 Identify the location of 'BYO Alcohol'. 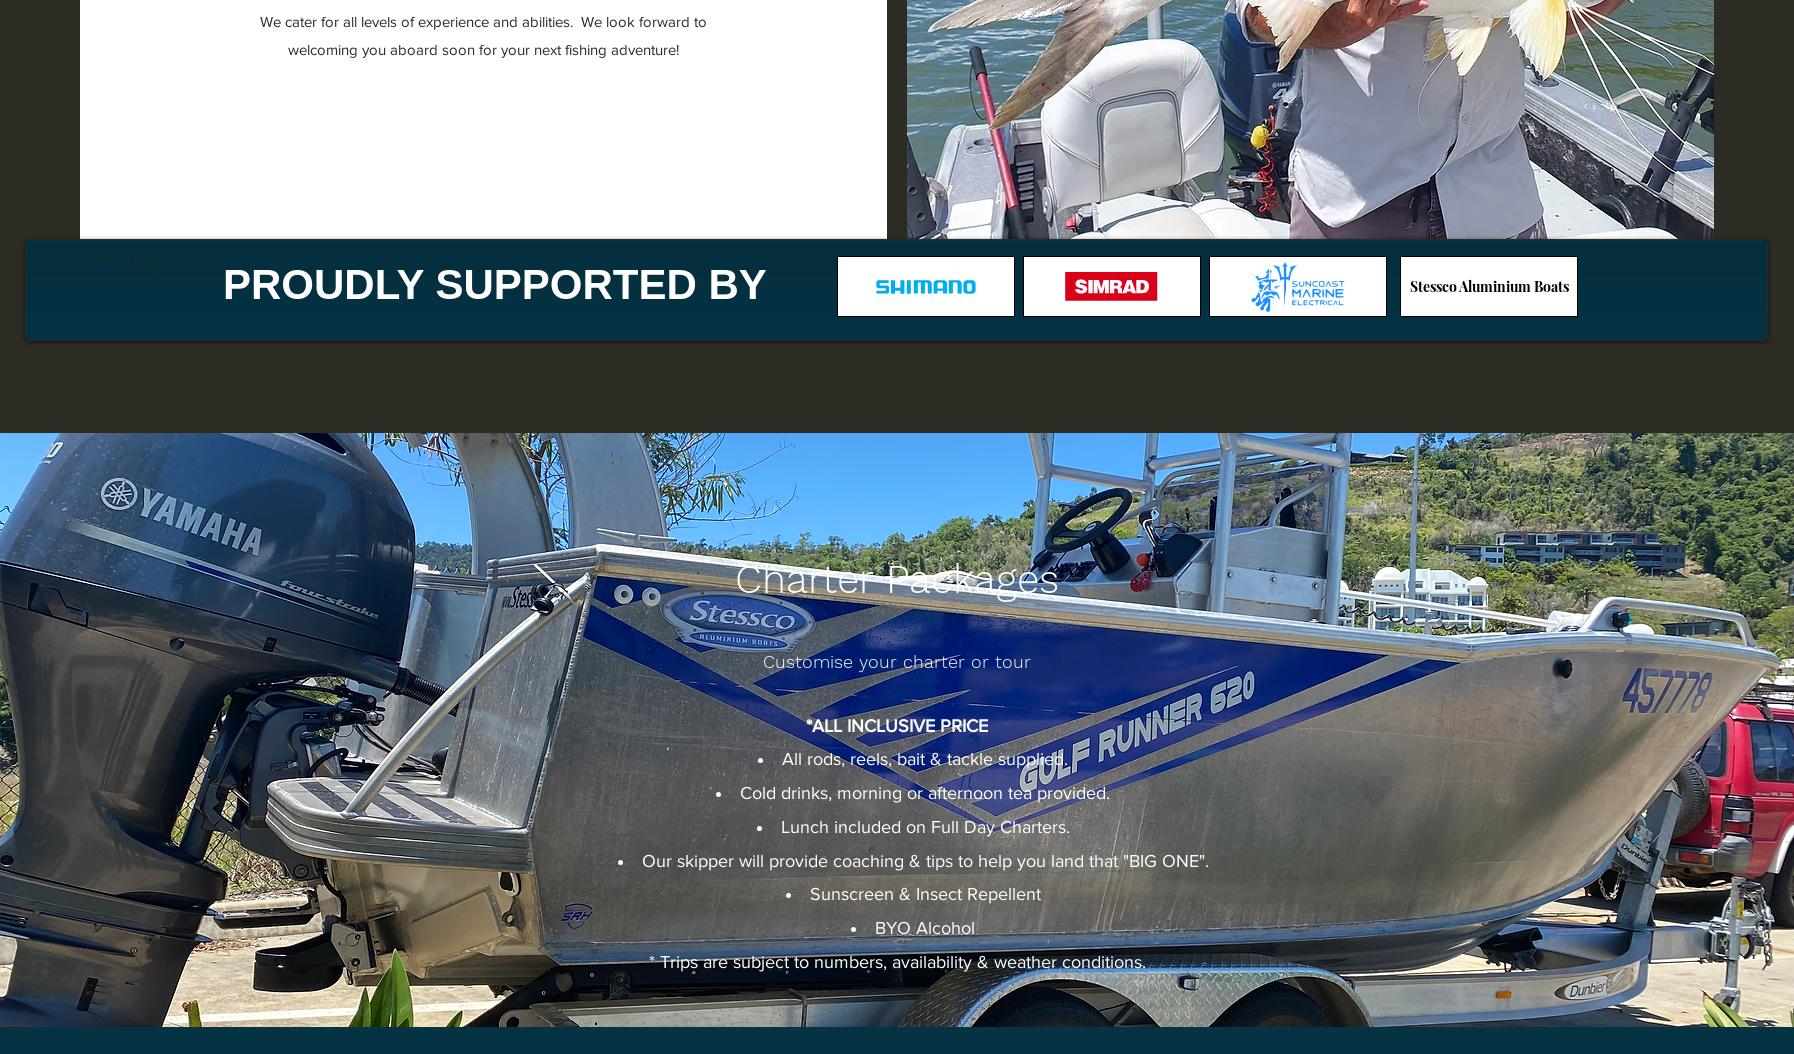
(923, 927).